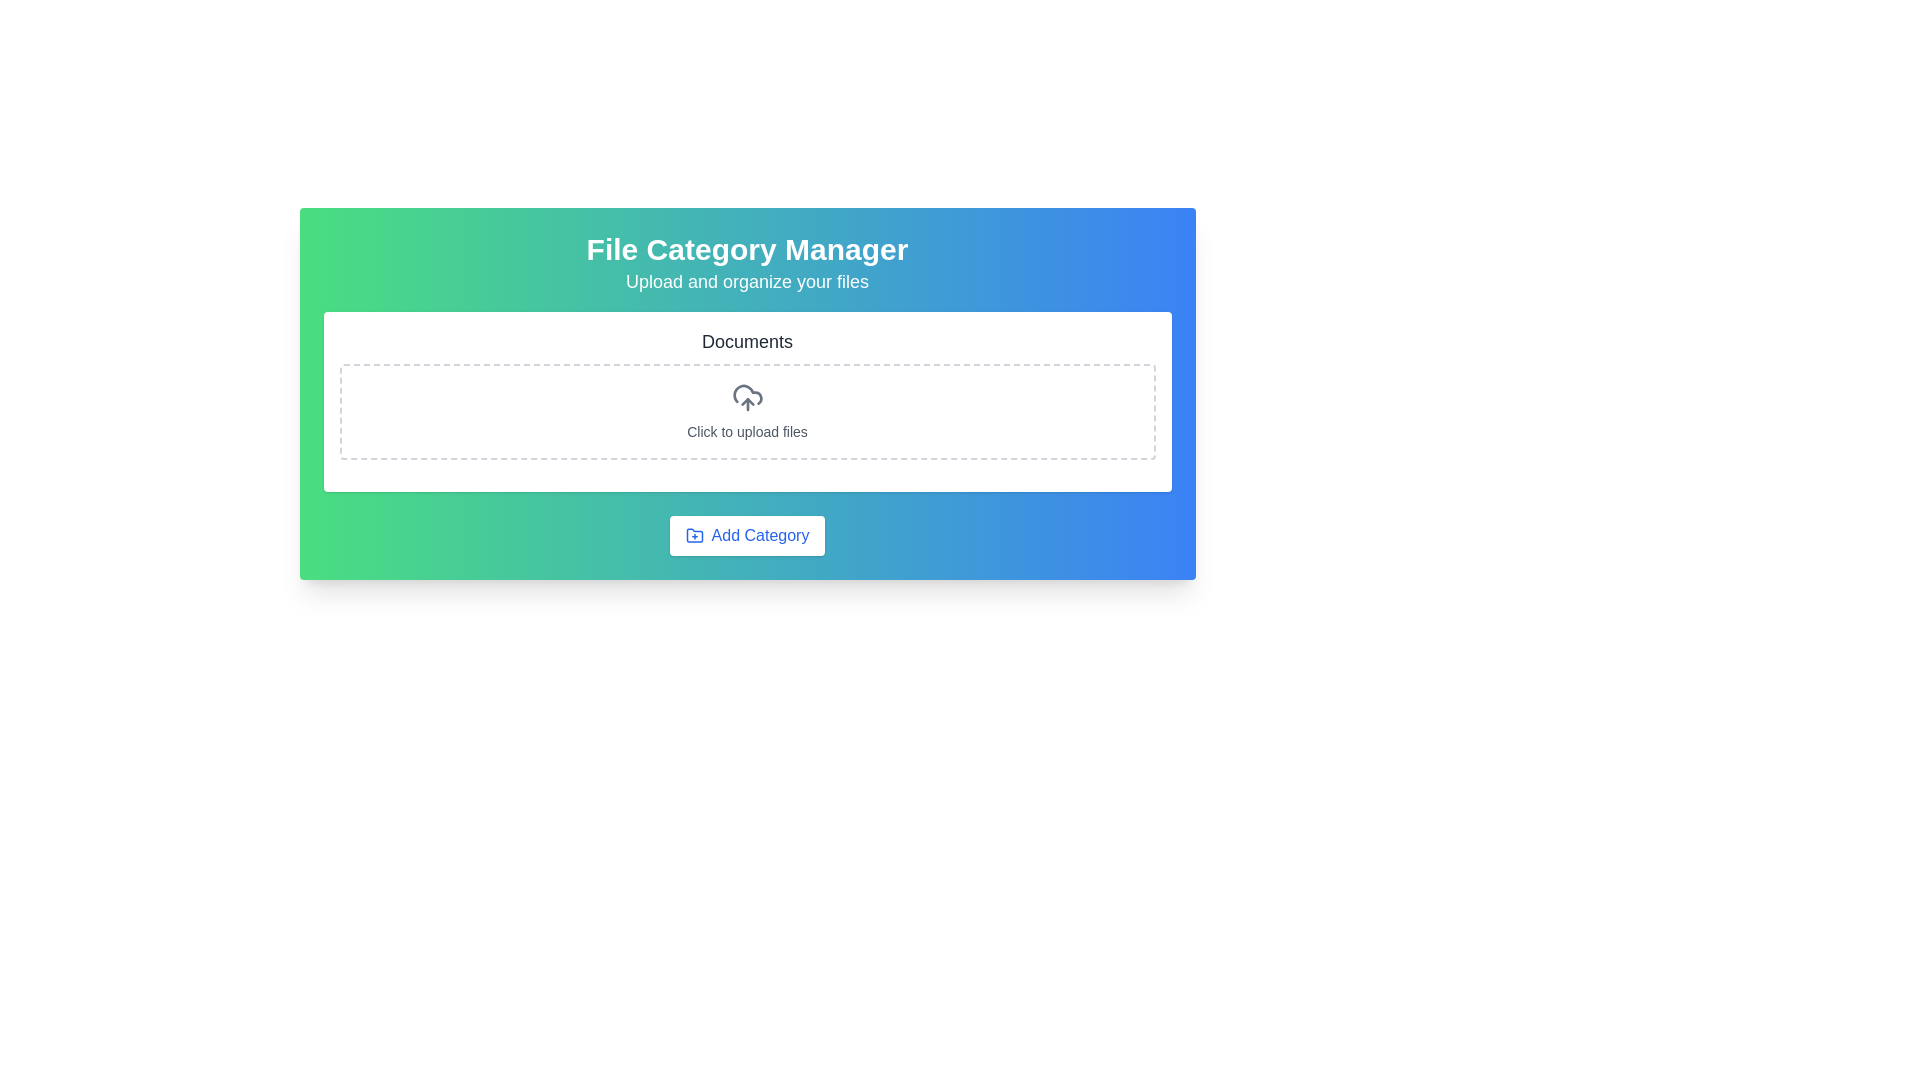  What do you see at coordinates (694, 535) in the screenshot?
I see `the 'Add Category' button that contains a small folder icon with a plus sign, which has a blue outline and a transparent background` at bounding box center [694, 535].